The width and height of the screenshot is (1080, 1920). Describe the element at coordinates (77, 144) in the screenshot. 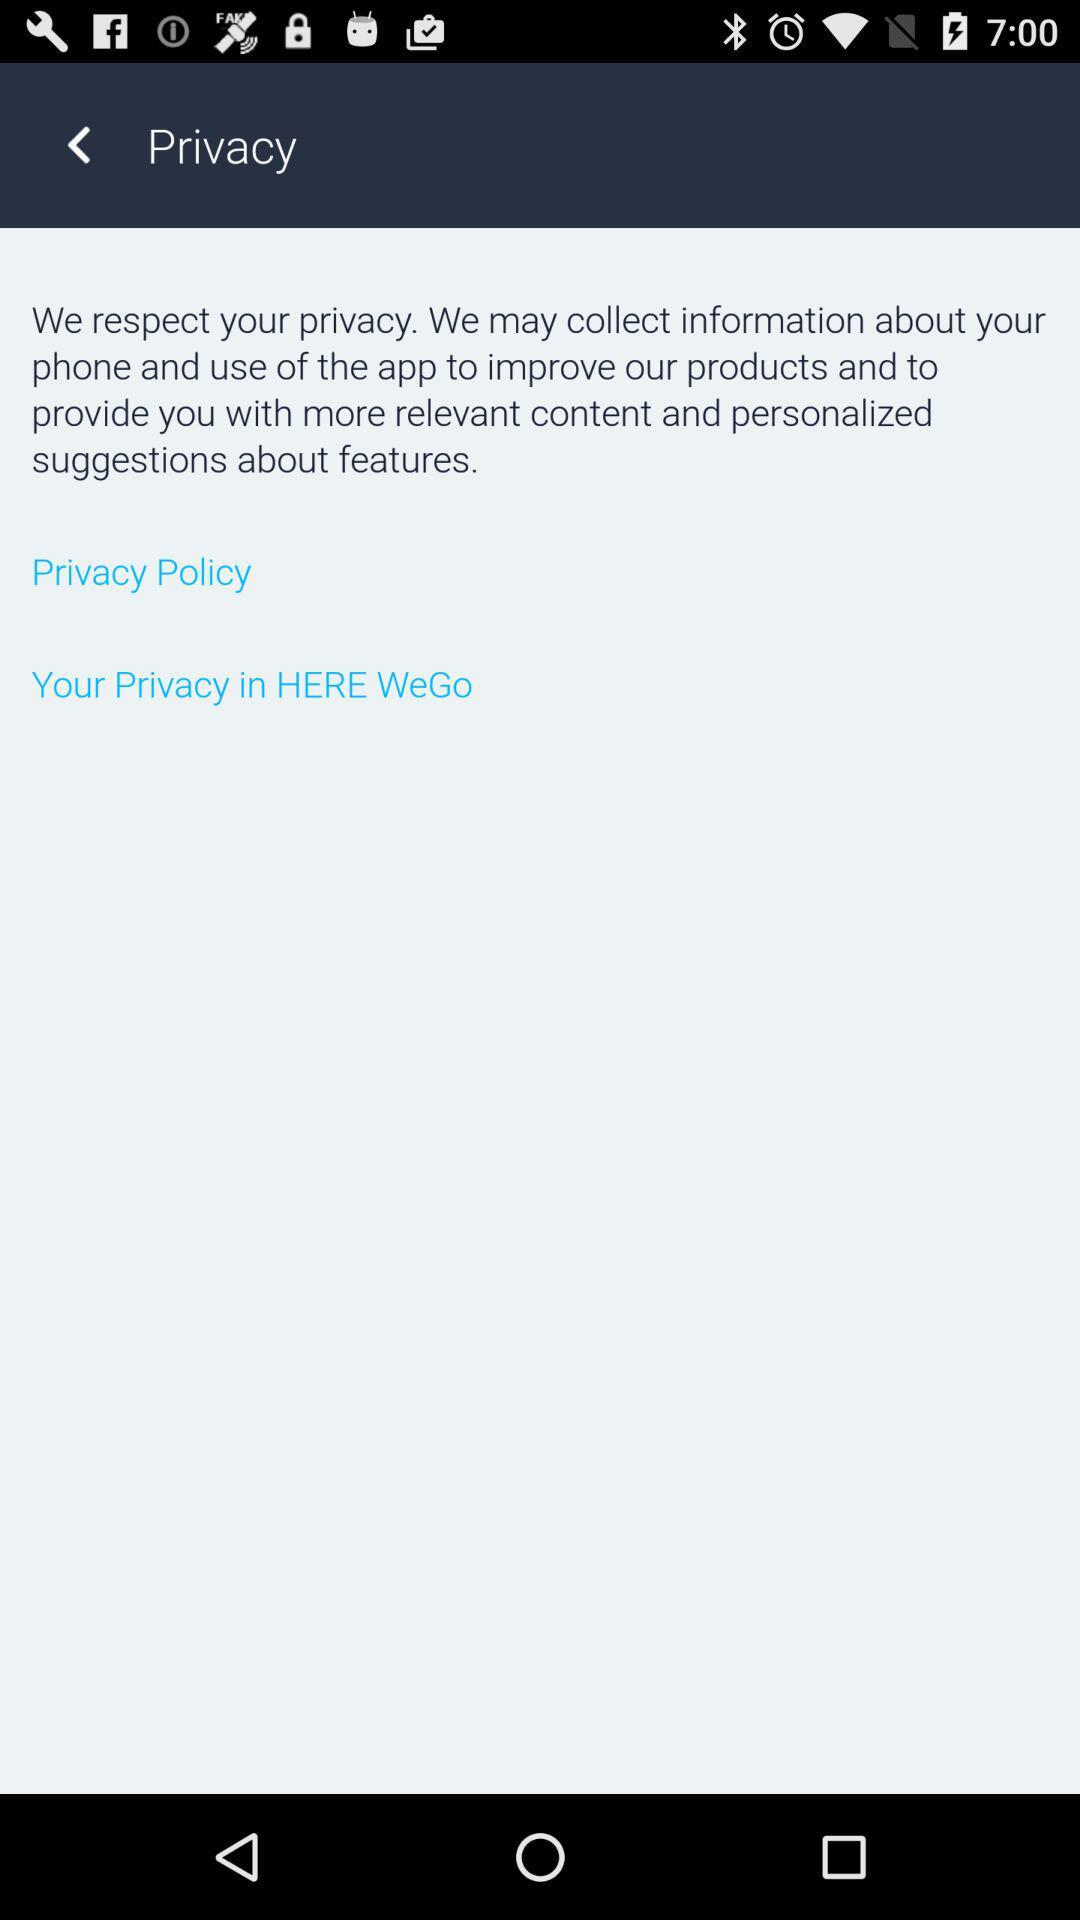

I see `the icon next to privacy` at that location.